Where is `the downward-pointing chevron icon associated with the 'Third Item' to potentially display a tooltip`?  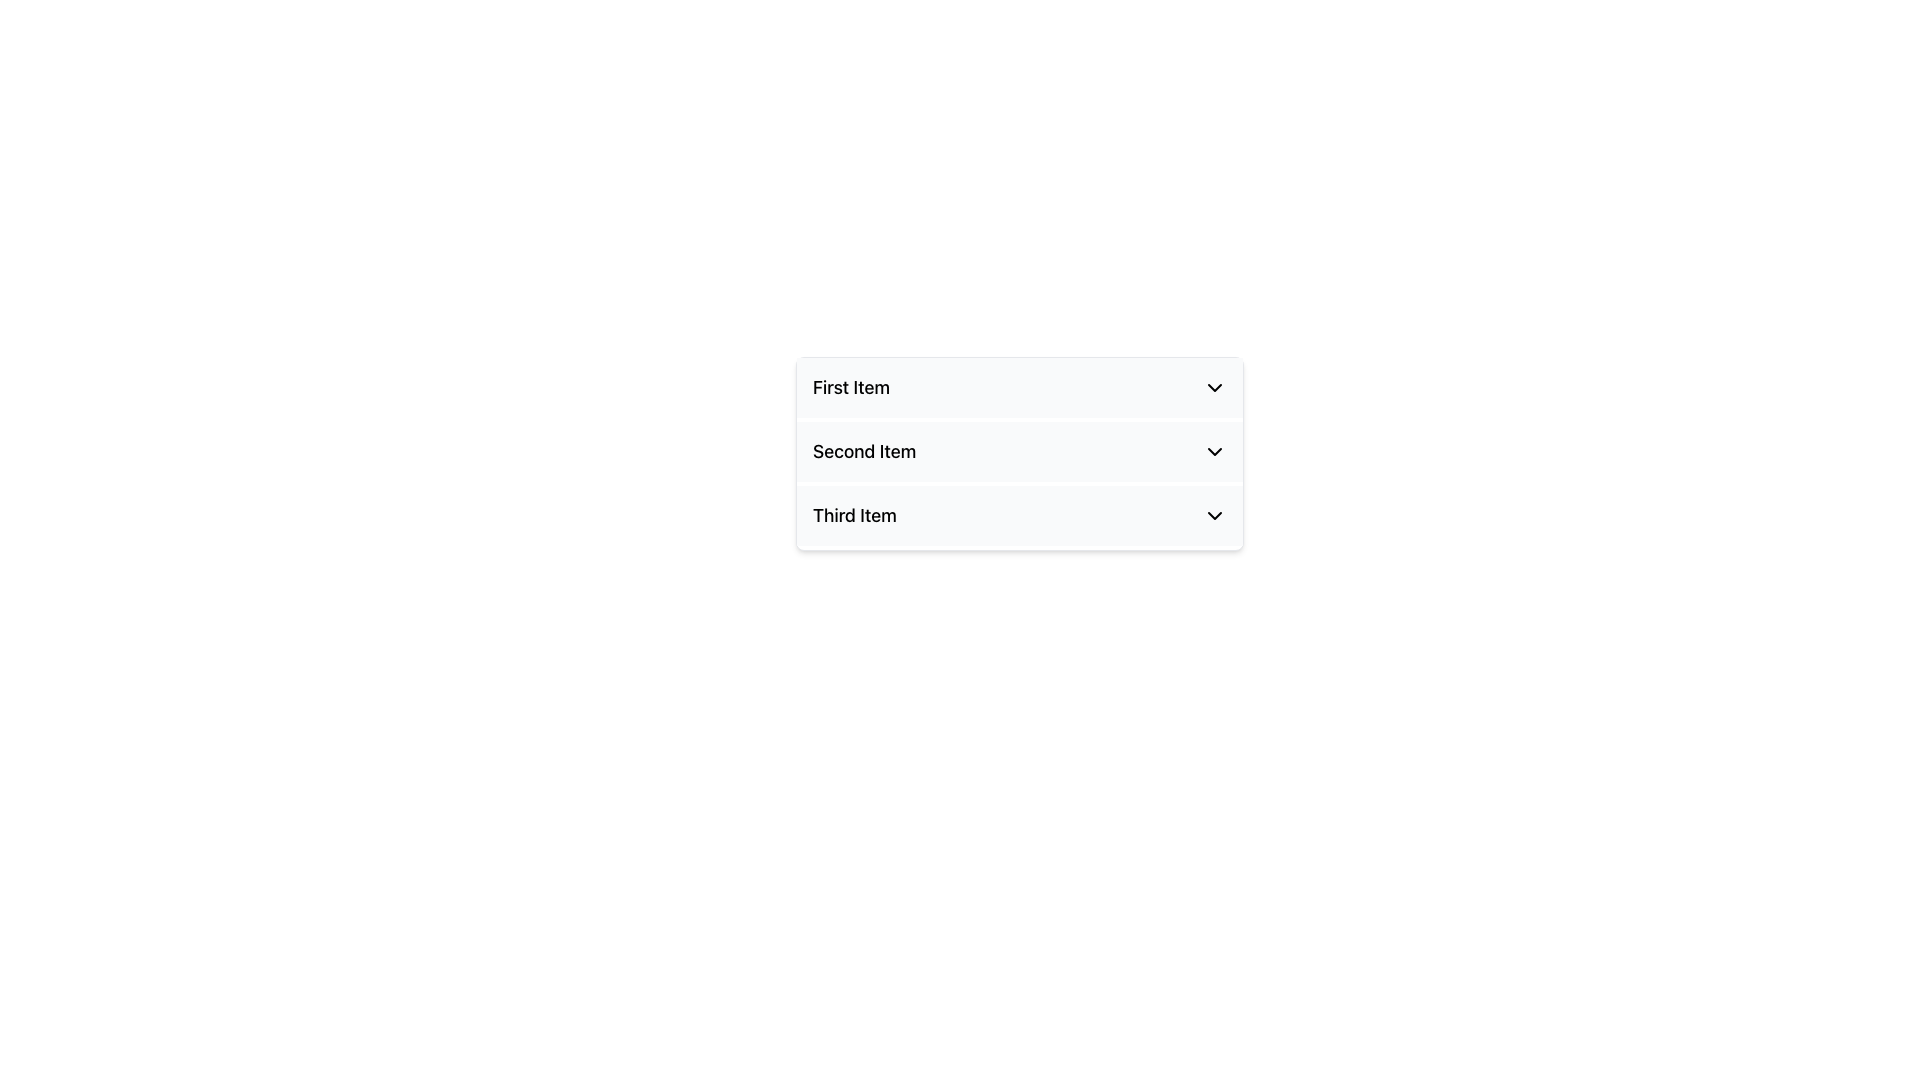 the downward-pointing chevron icon associated with the 'Third Item' to potentially display a tooltip is located at coordinates (1213, 515).